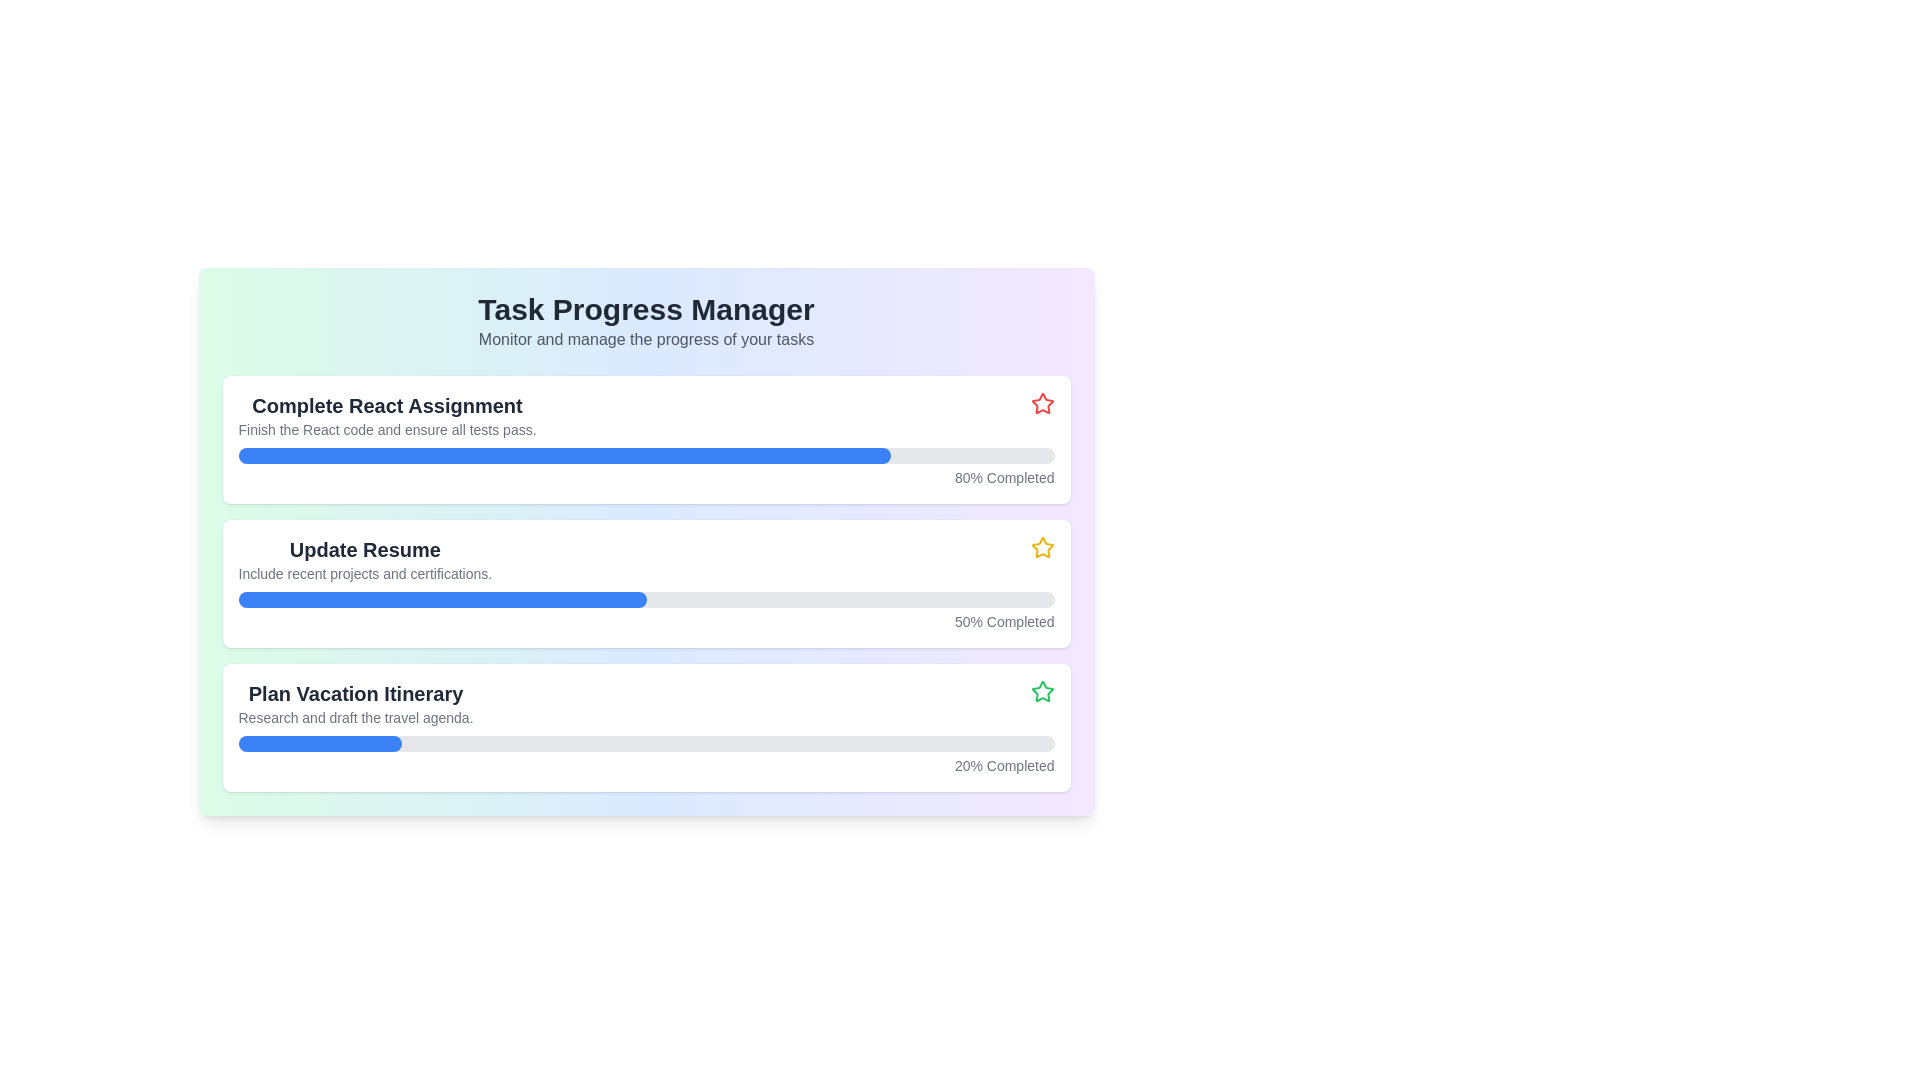 The image size is (1920, 1080). I want to click on the horizontal progress bar with a gray background and blue-filled section indicating 20% progress, located in the third task card labeled 'Plan Vacation Itinerary', so click(646, 744).